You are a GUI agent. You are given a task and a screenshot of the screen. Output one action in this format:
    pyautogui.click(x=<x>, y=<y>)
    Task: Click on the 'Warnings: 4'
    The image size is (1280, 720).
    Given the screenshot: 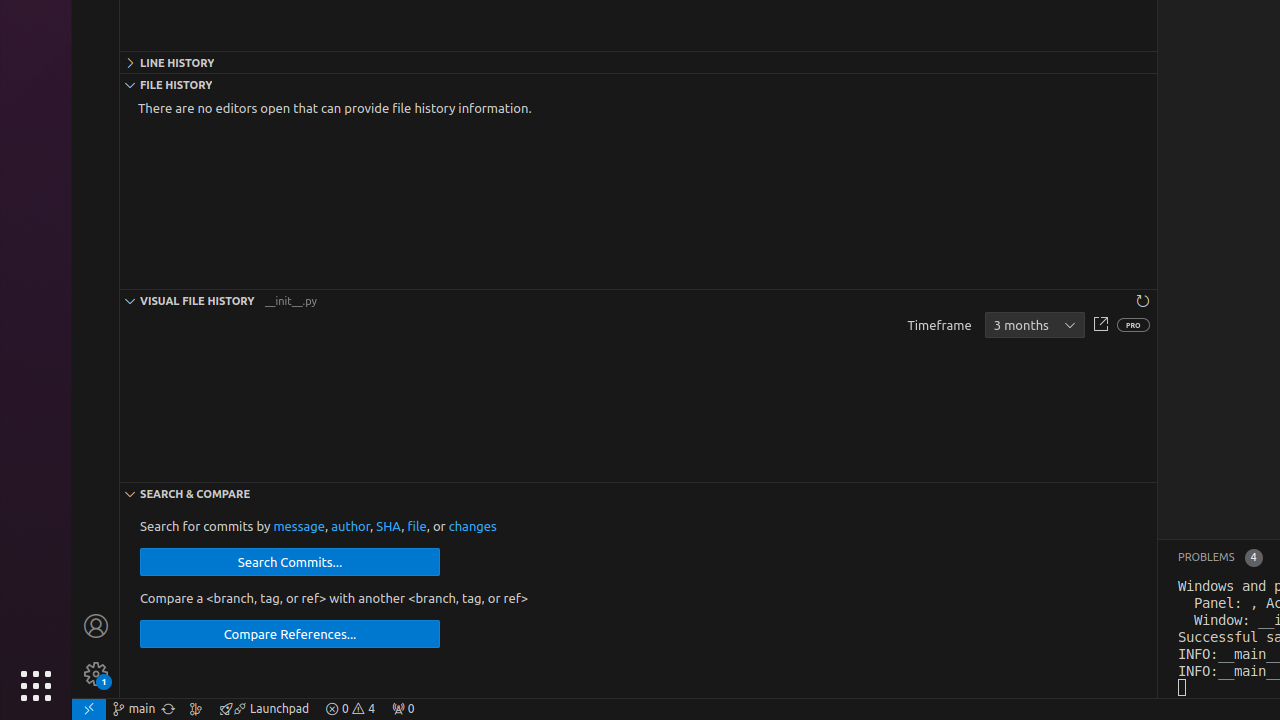 What is the action you would take?
    pyautogui.click(x=350, y=707)
    